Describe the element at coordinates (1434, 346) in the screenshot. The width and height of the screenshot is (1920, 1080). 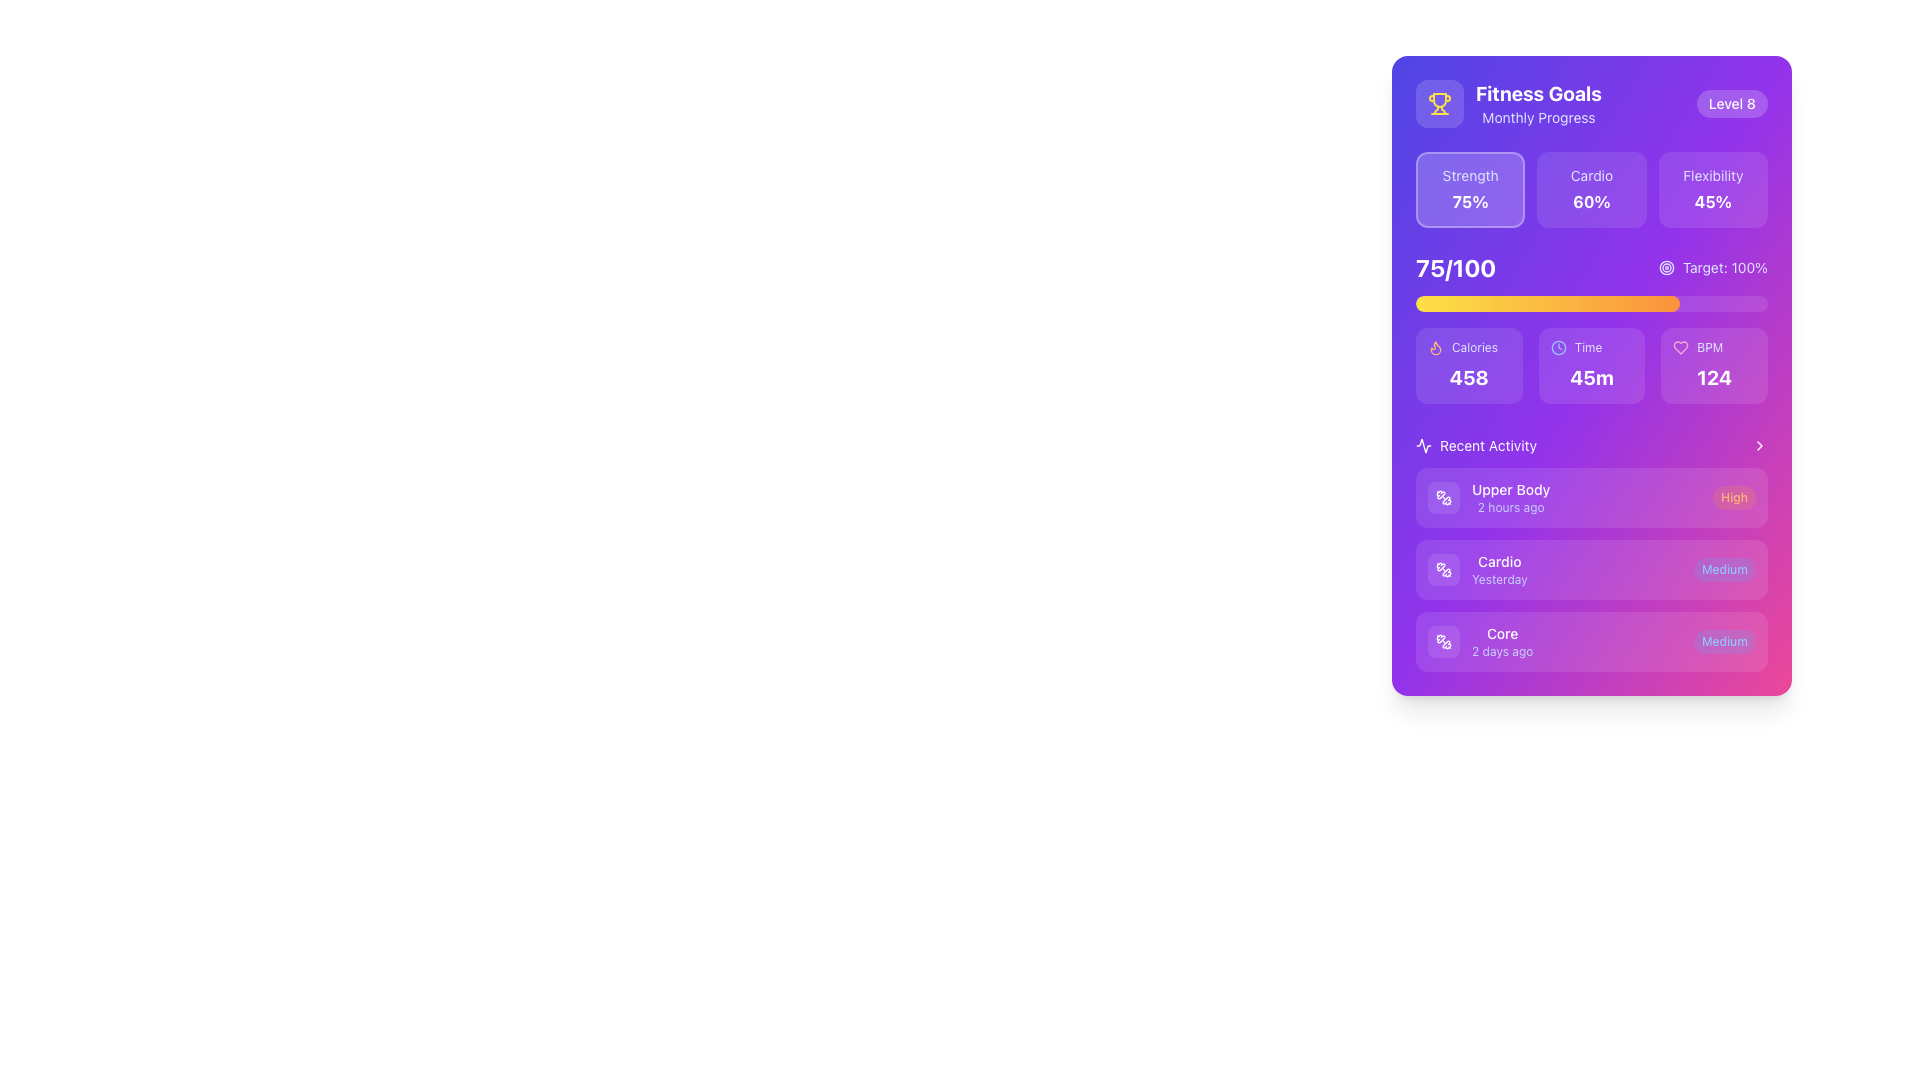
I see `the flame icon, which is a vector graphic styled with orange and purple hues, located in the middle-upper section of the interface within a fitness summary box` at that location.